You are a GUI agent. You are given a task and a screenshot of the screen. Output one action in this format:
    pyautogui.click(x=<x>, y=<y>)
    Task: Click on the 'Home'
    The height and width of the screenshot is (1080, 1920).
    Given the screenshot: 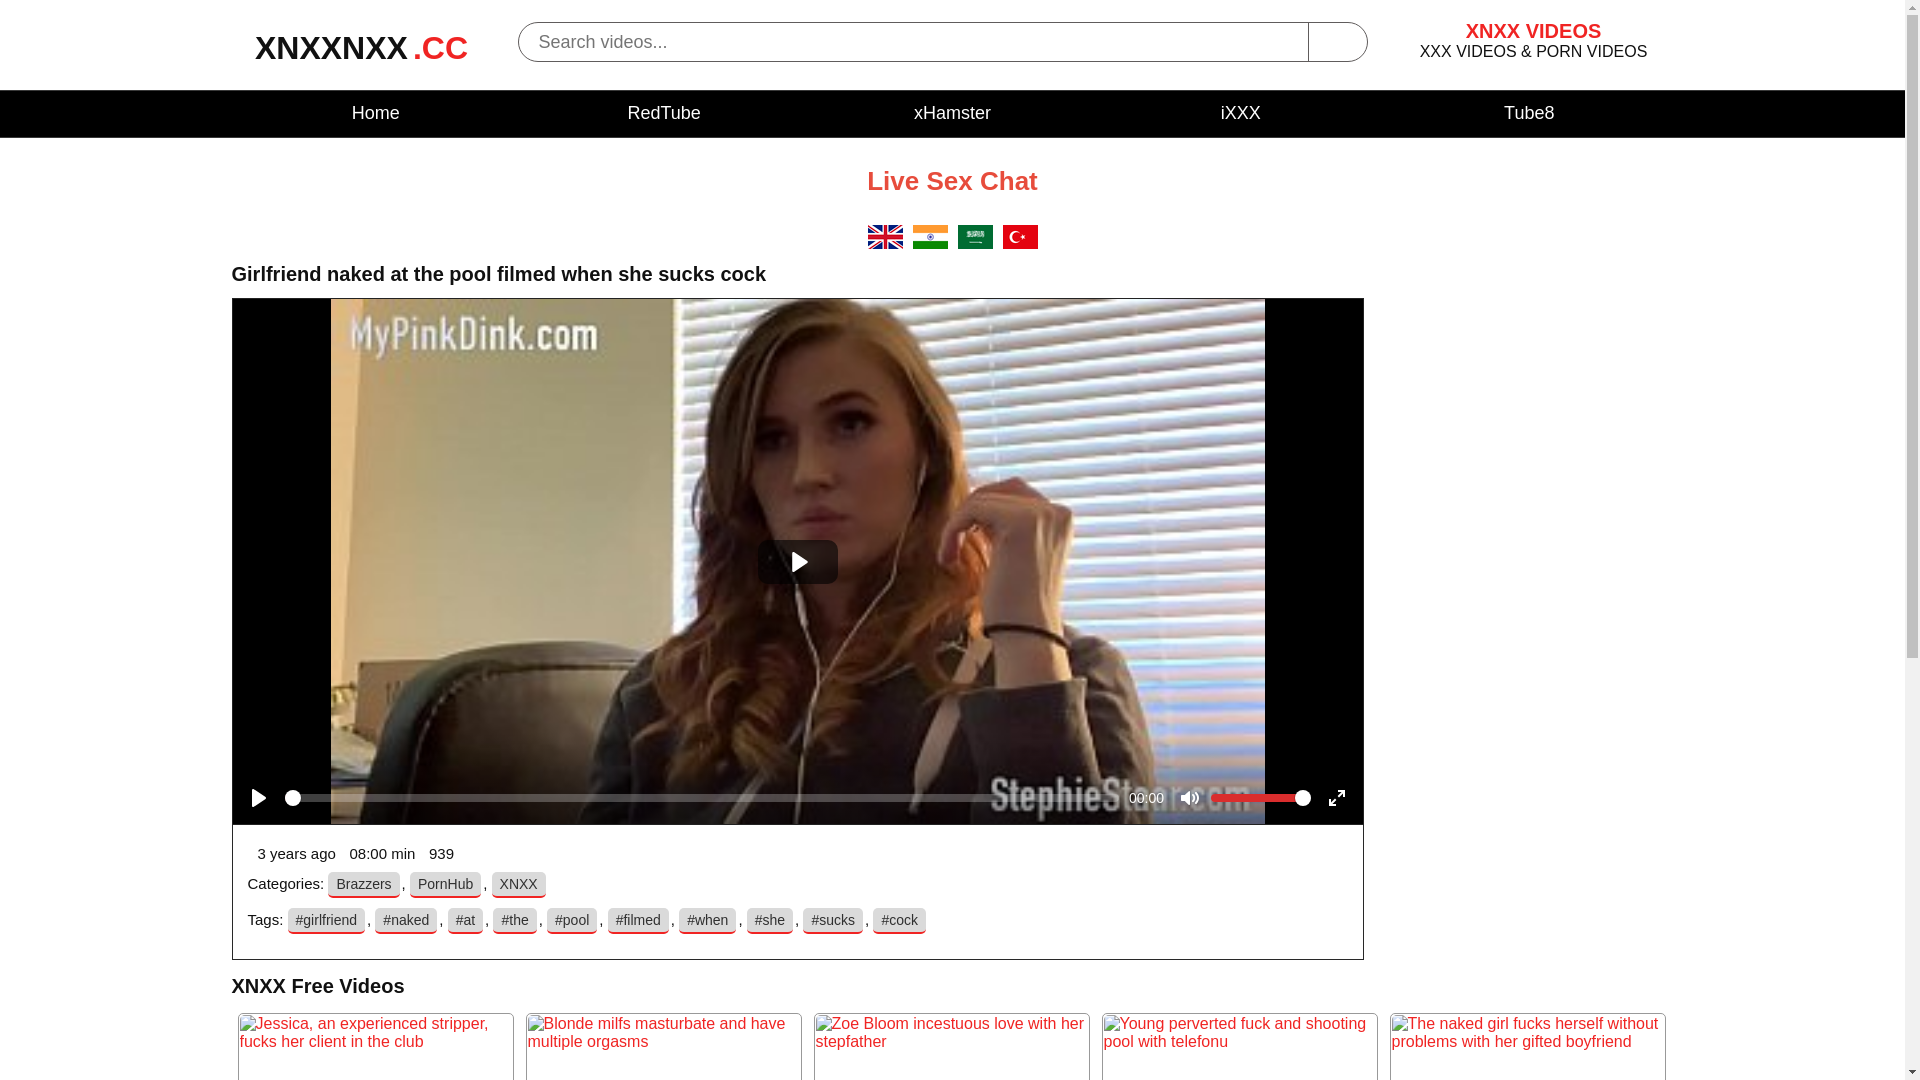 What is the action you would take?
    pyautogui.click(x=231, y=112)
    